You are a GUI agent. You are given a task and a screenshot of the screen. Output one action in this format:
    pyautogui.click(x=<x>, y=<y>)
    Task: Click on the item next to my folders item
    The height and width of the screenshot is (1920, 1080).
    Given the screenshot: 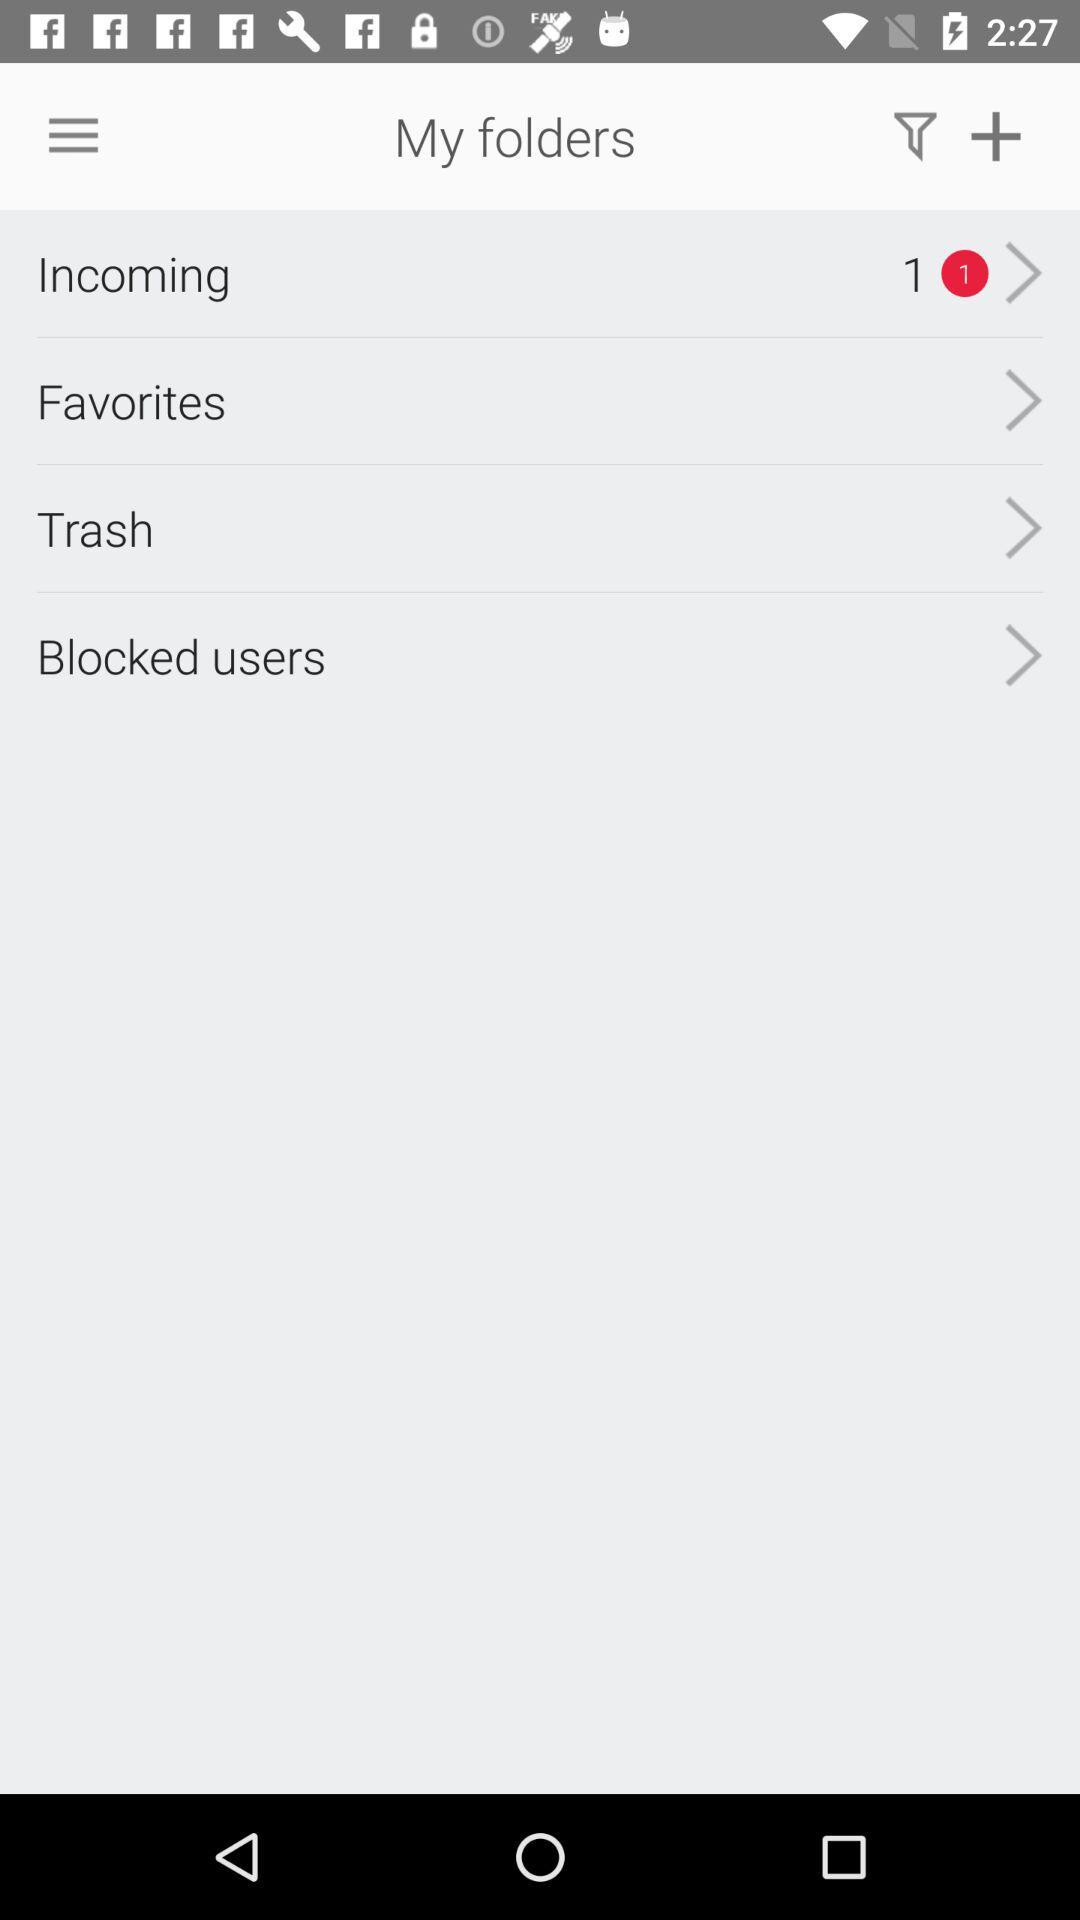 What is the action you would take?
    pyautogui.click(x=72, y=135)
    